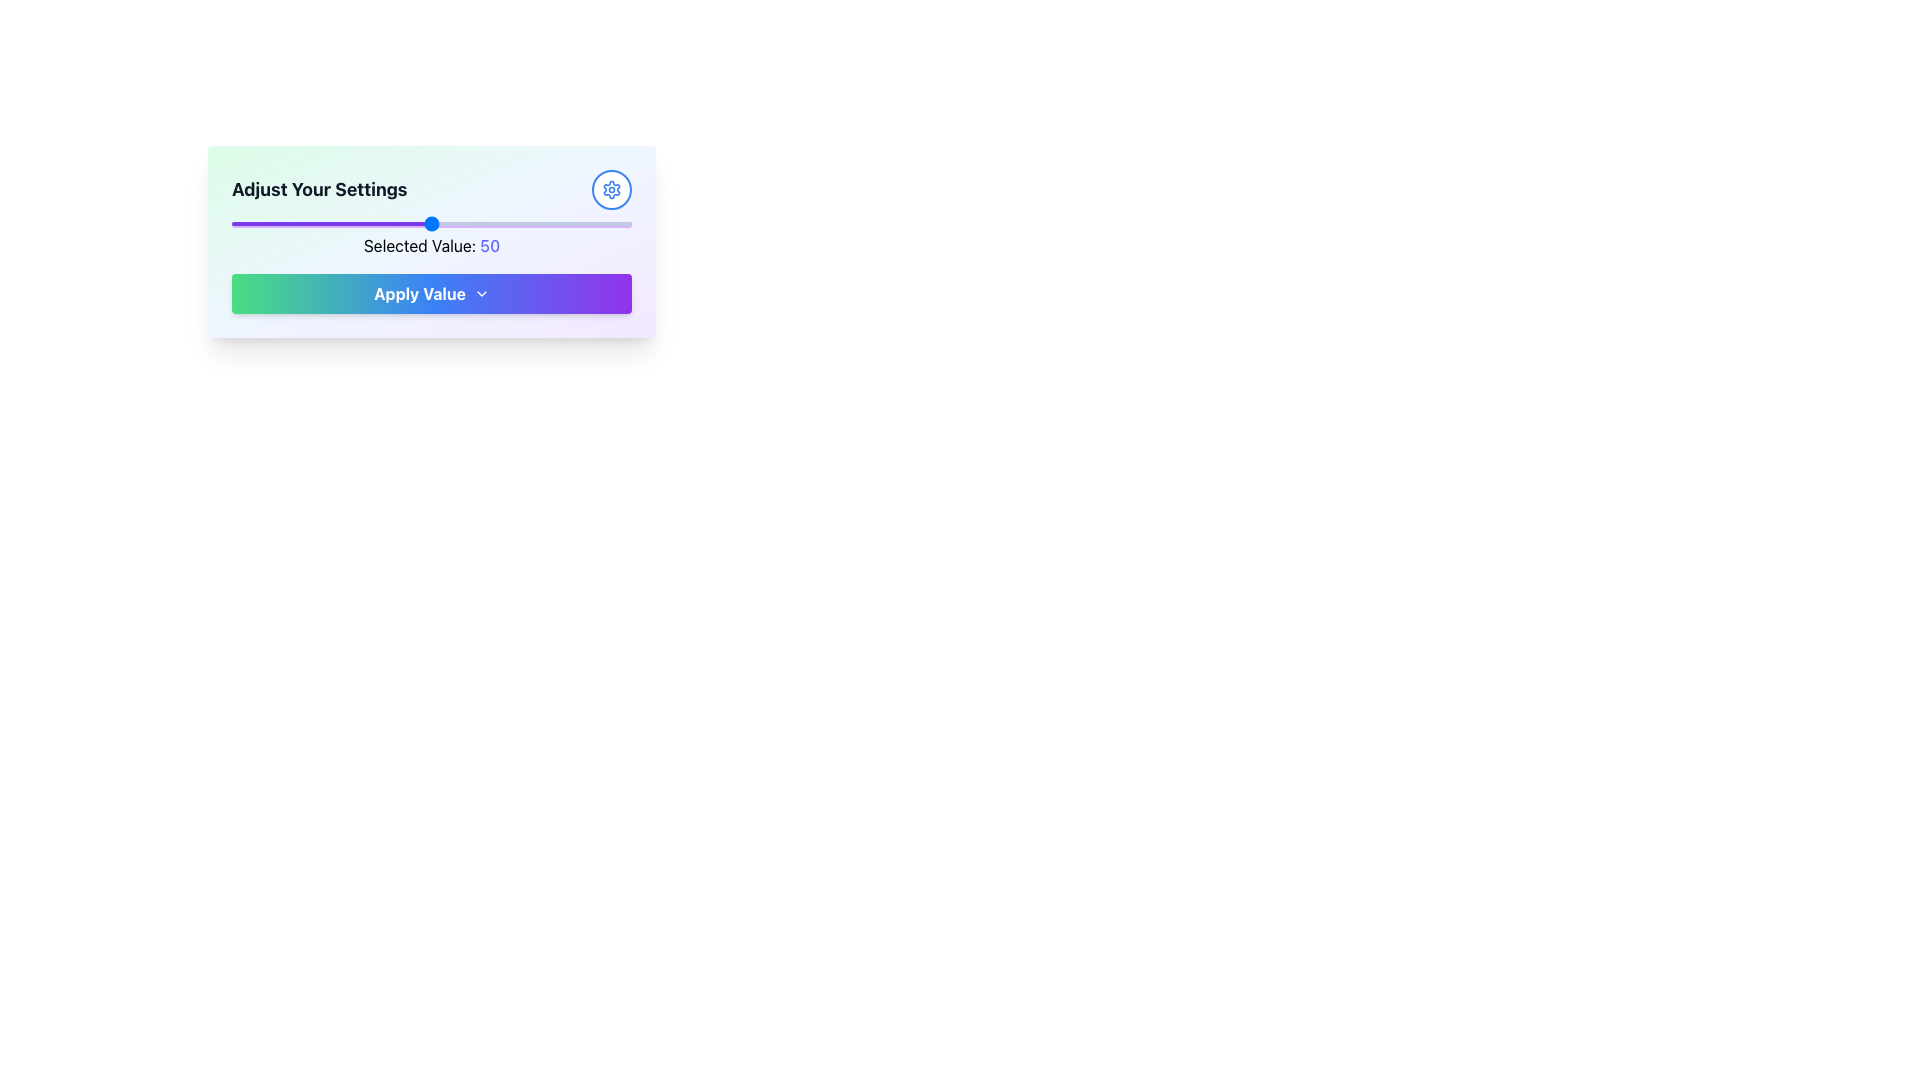  What do you see at coordinates (481, 293) in the screenshot?
I see `the chevron icon located to the left of the 'Apply Value' button's right edge, which indicates expandable content or dropdown action` at bounding box center [481, 293].